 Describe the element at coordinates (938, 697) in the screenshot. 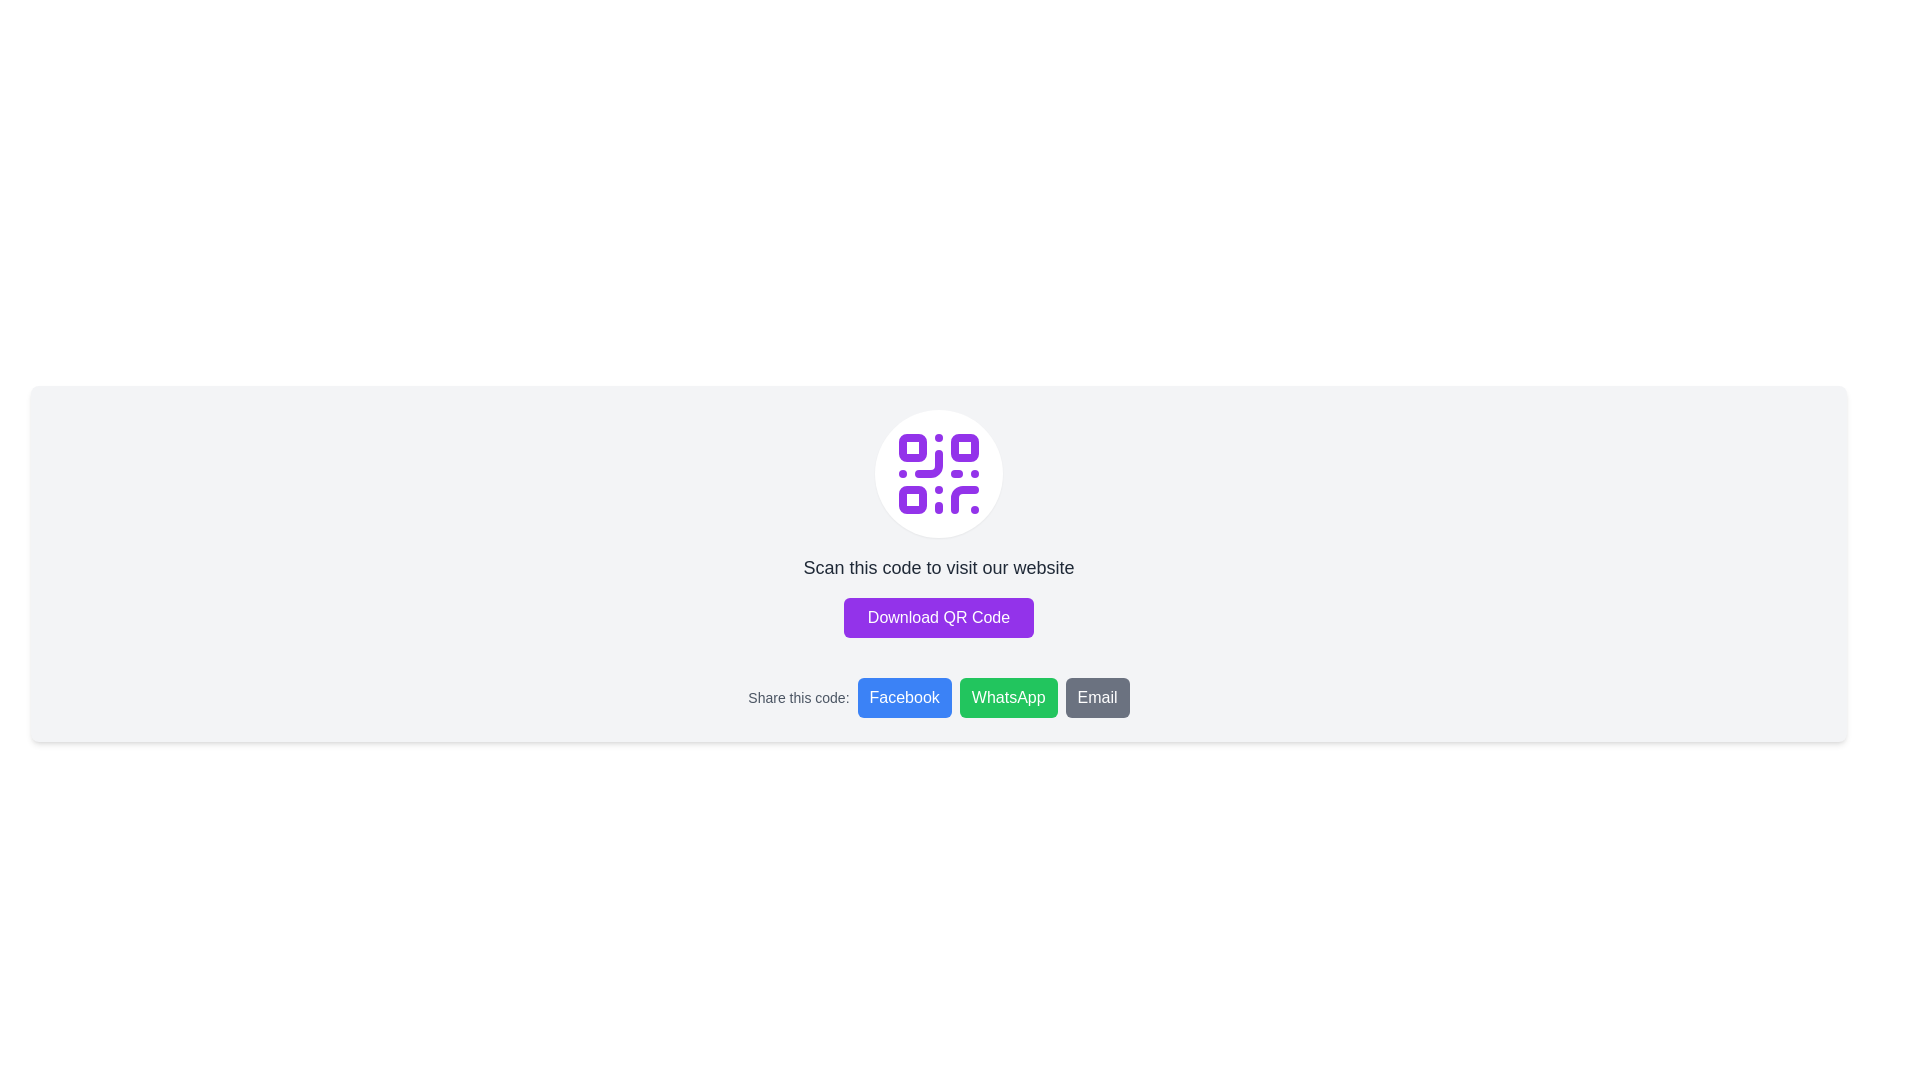

I see `the first button to the right of the text 'Share this code:' to initiate sharing the code on Facebook` at that location.